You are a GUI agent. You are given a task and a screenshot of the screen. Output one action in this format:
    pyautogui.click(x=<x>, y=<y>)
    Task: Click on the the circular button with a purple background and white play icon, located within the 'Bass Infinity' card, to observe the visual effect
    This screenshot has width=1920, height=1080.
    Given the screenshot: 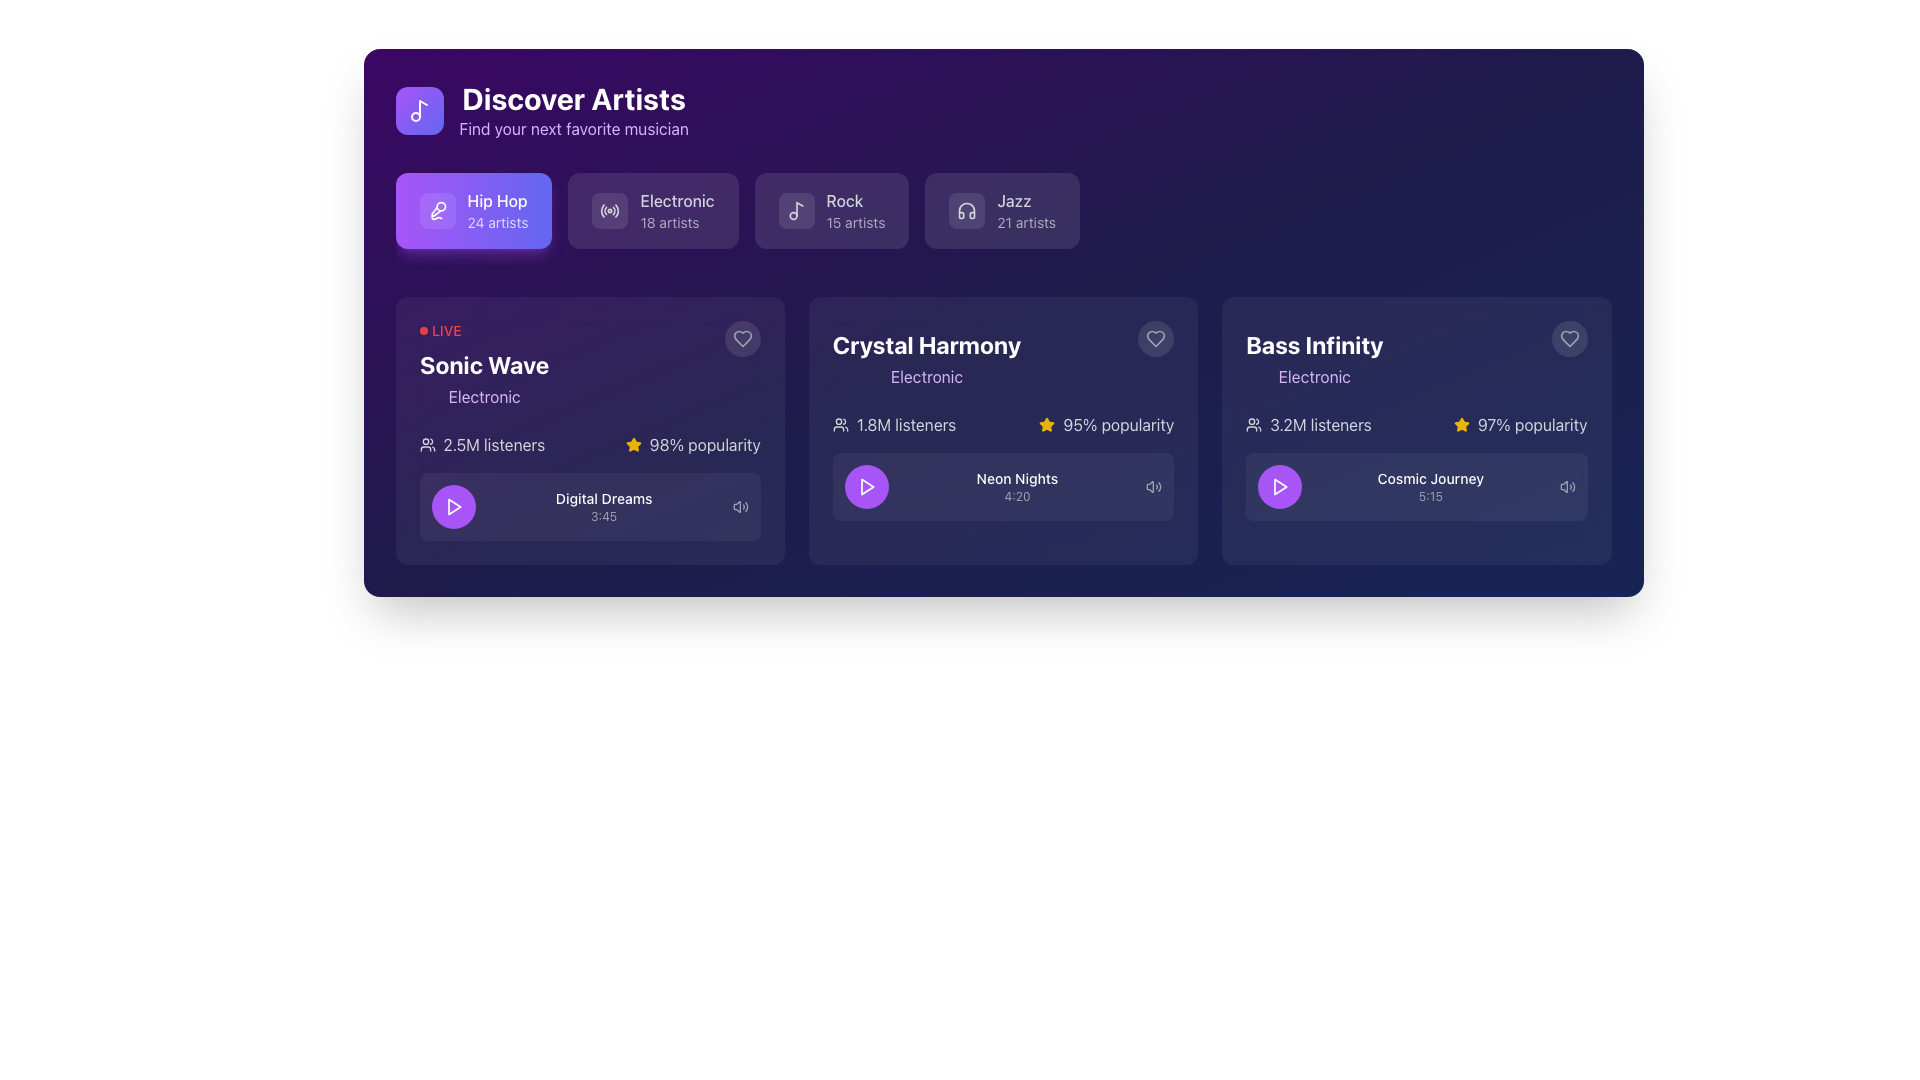 What is the action you would take?
    pyautogui.click(x=1280, y=486)
    